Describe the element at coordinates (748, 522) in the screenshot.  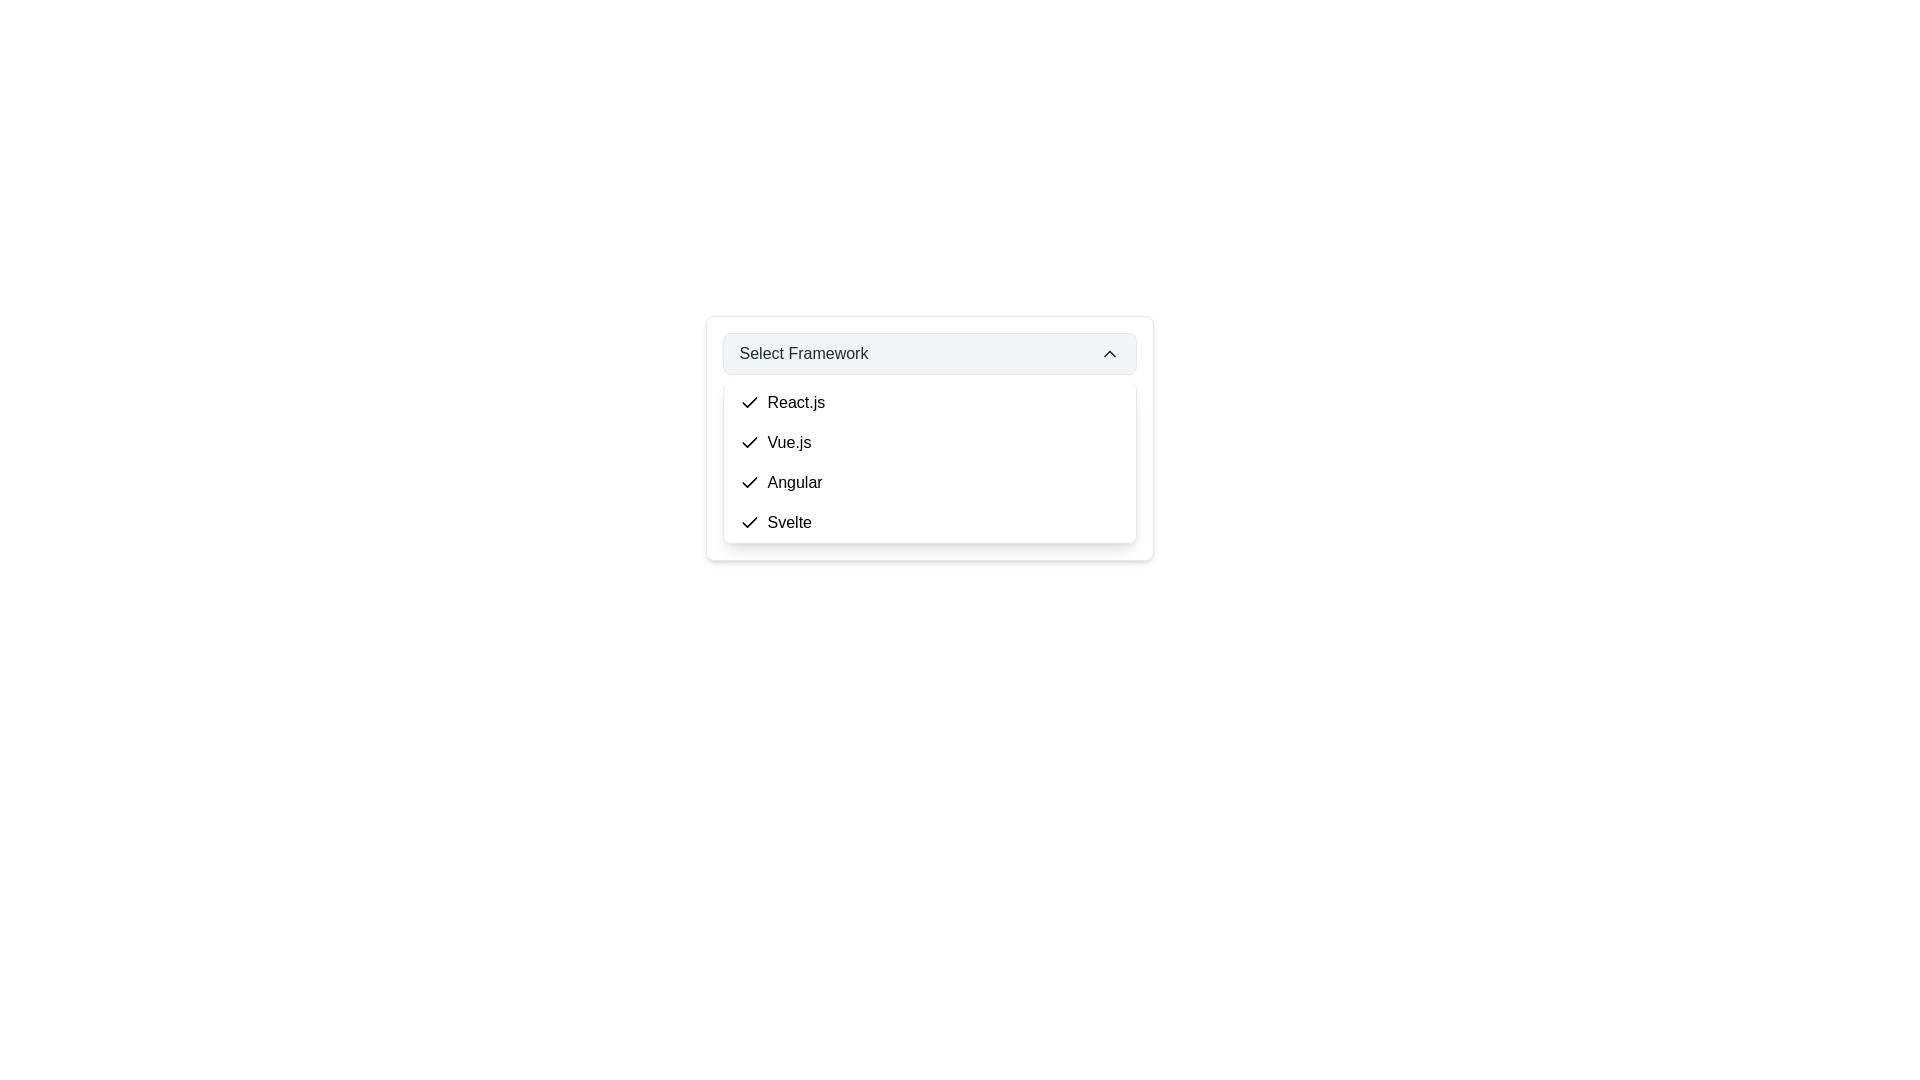
I see `the checkmark icon positioned to the left of the text 'Svelte' in the bottom entry of the dropdown menu` at that location.